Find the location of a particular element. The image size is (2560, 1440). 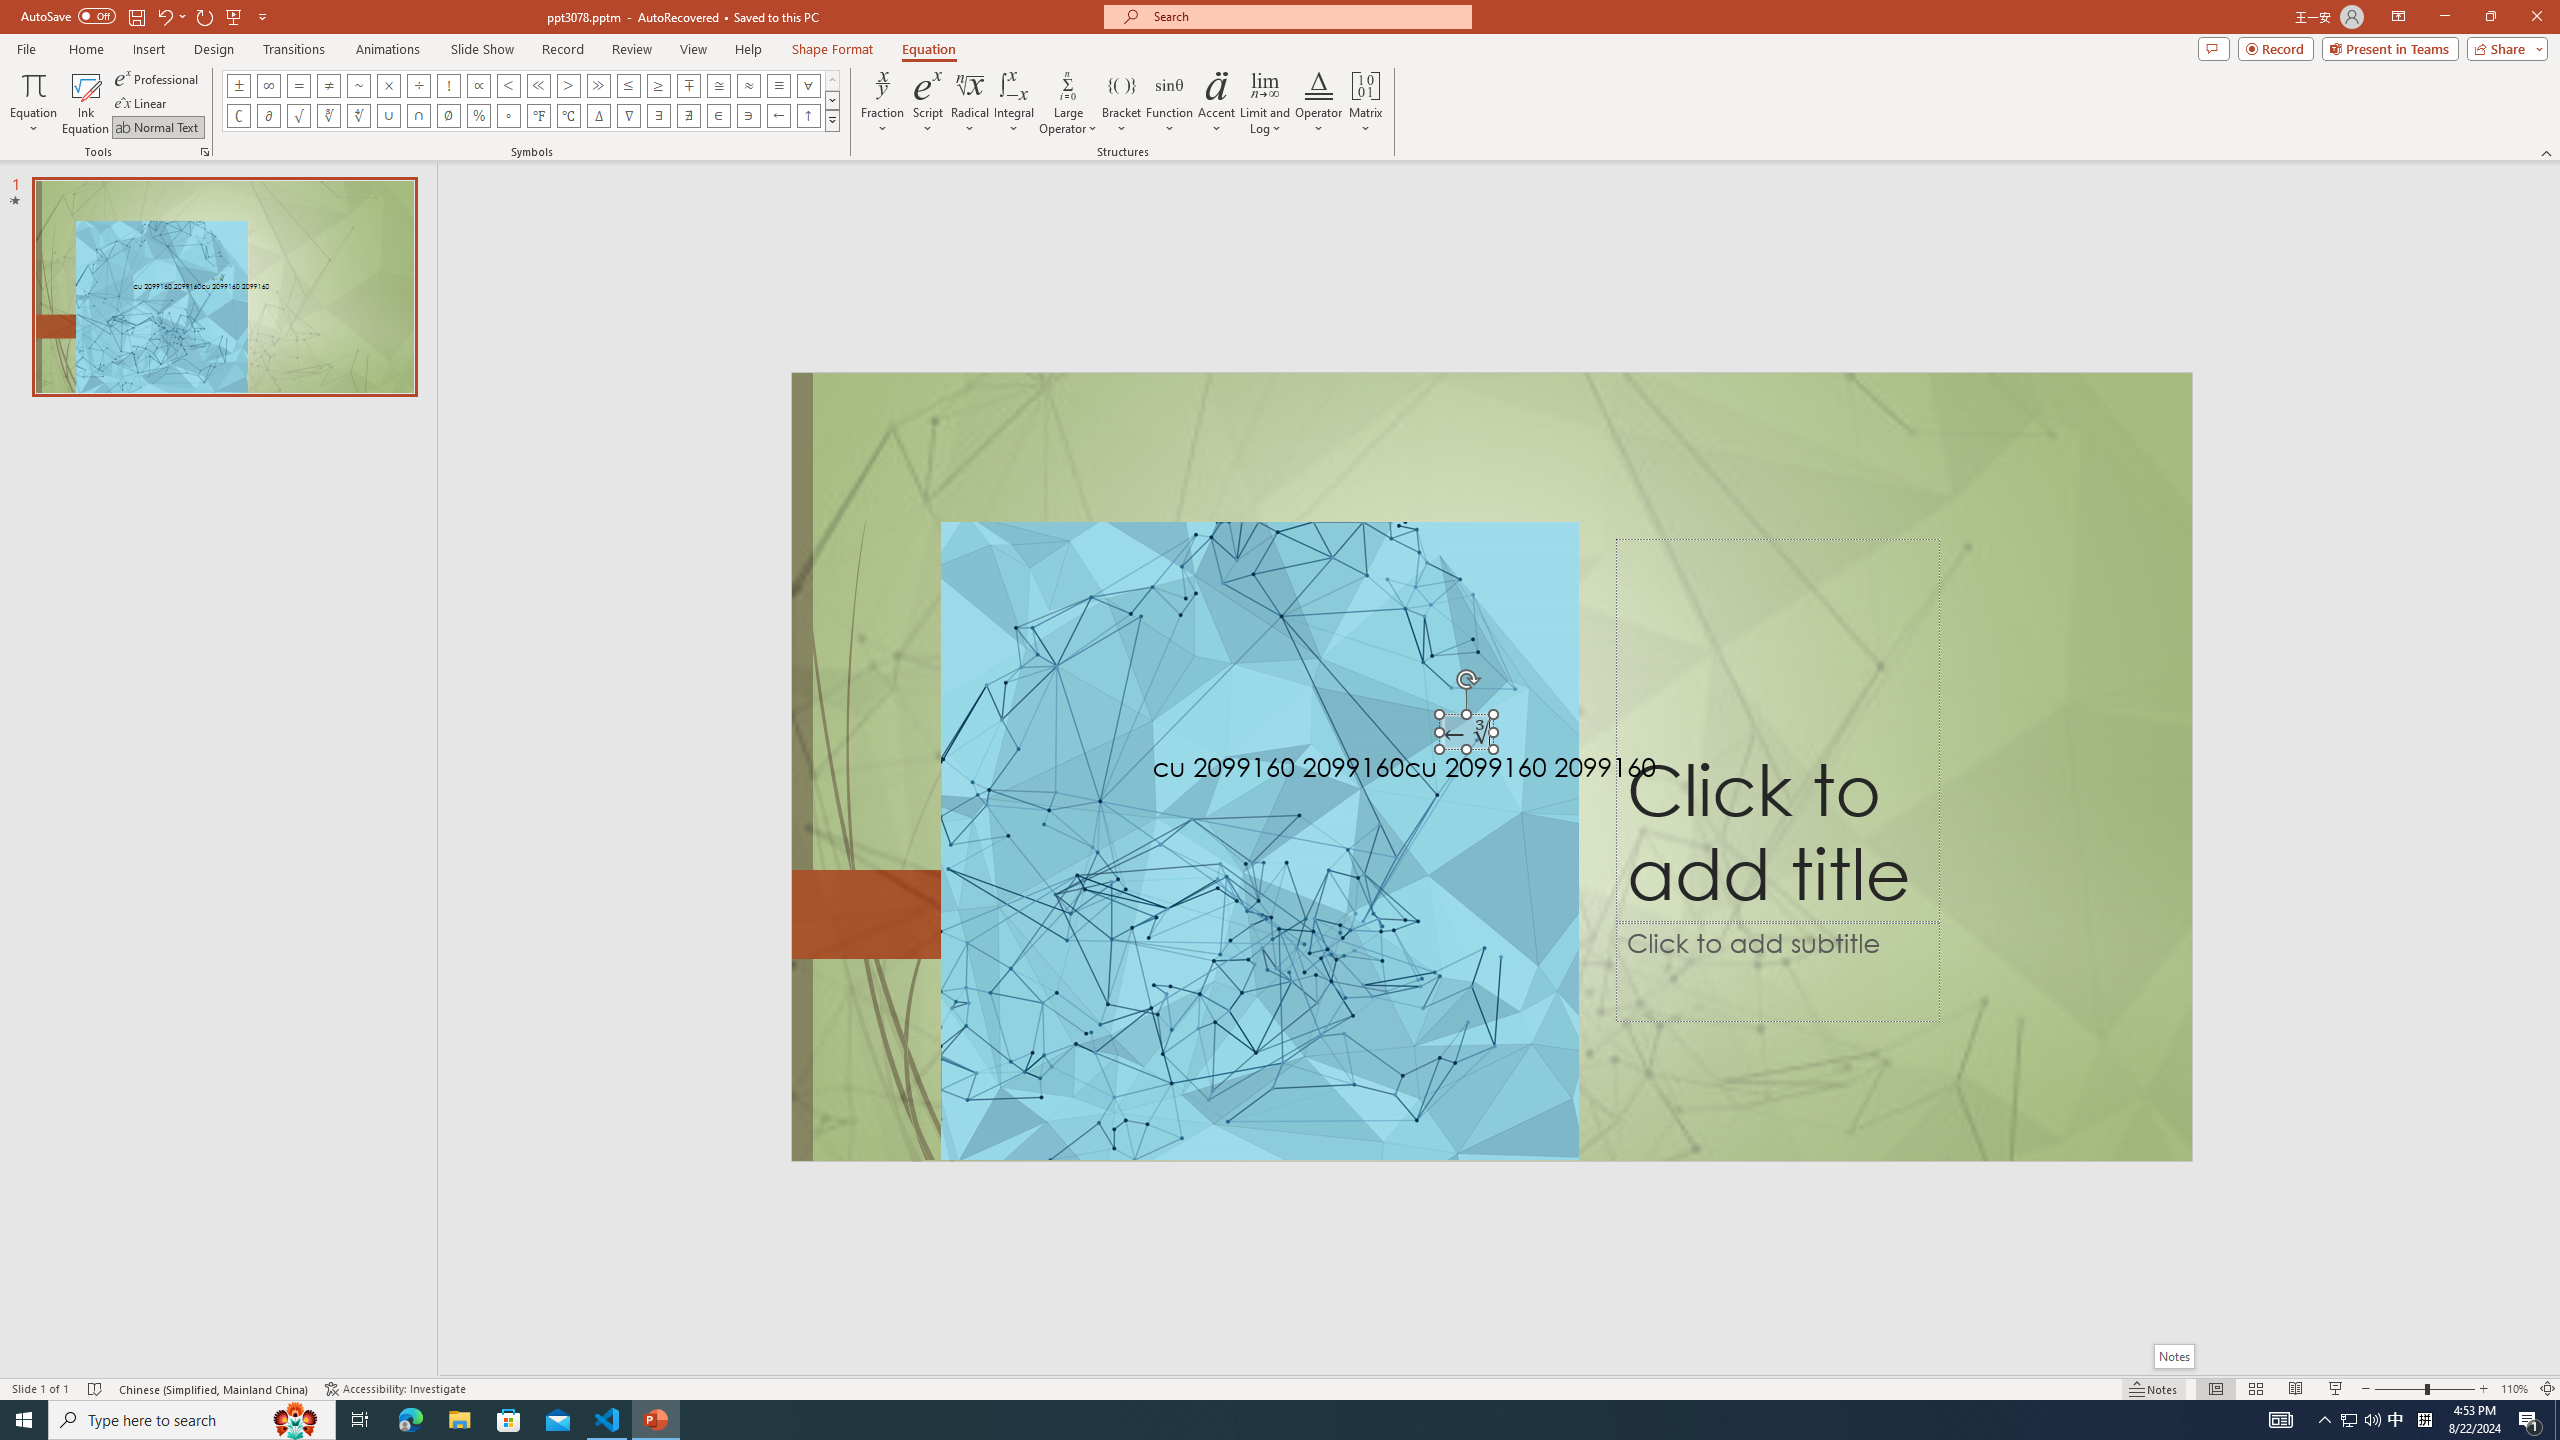

'Zoom 110%' is located at coordinates (2515, 1389).